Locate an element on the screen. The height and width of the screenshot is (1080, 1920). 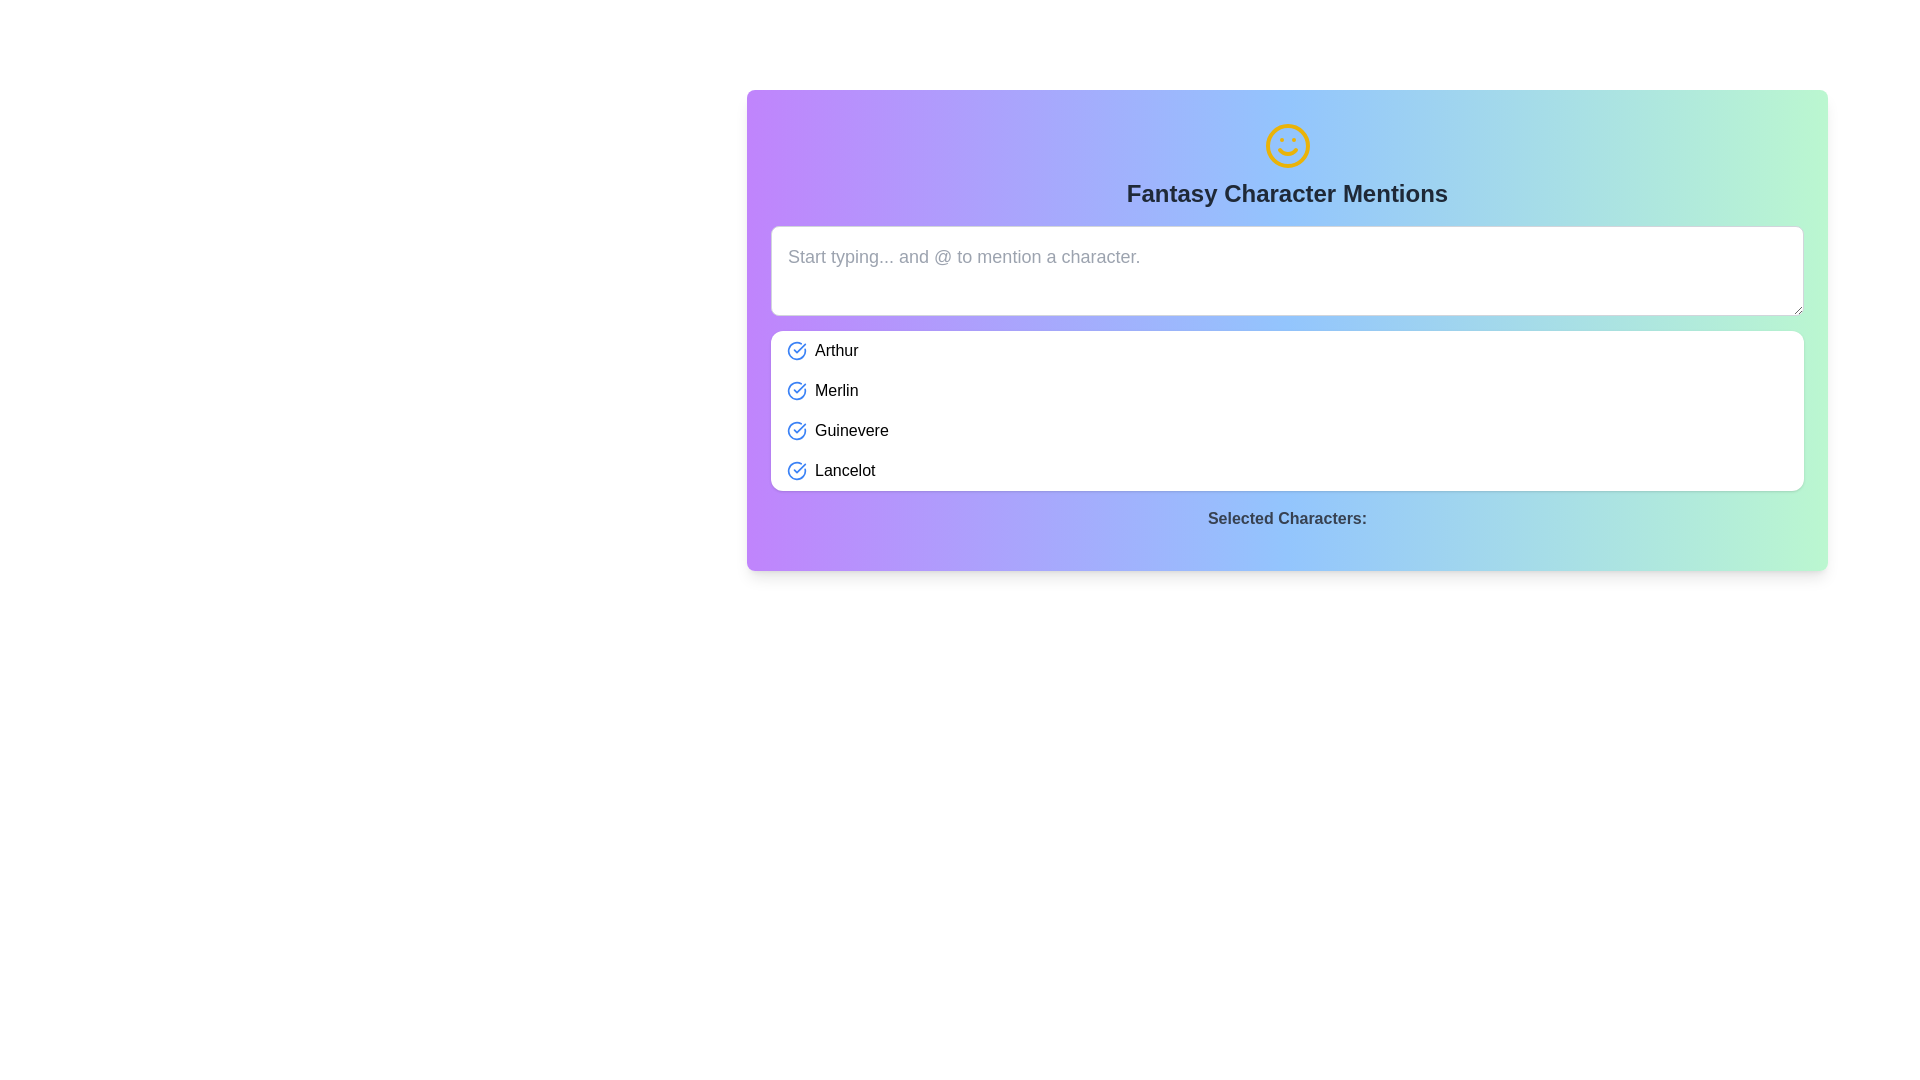
the circular blue checkmark icon located at the beginning of the list item labeled 'Arthur', which serves as a status or confirmation indicator is located at coordinates (795, 350).